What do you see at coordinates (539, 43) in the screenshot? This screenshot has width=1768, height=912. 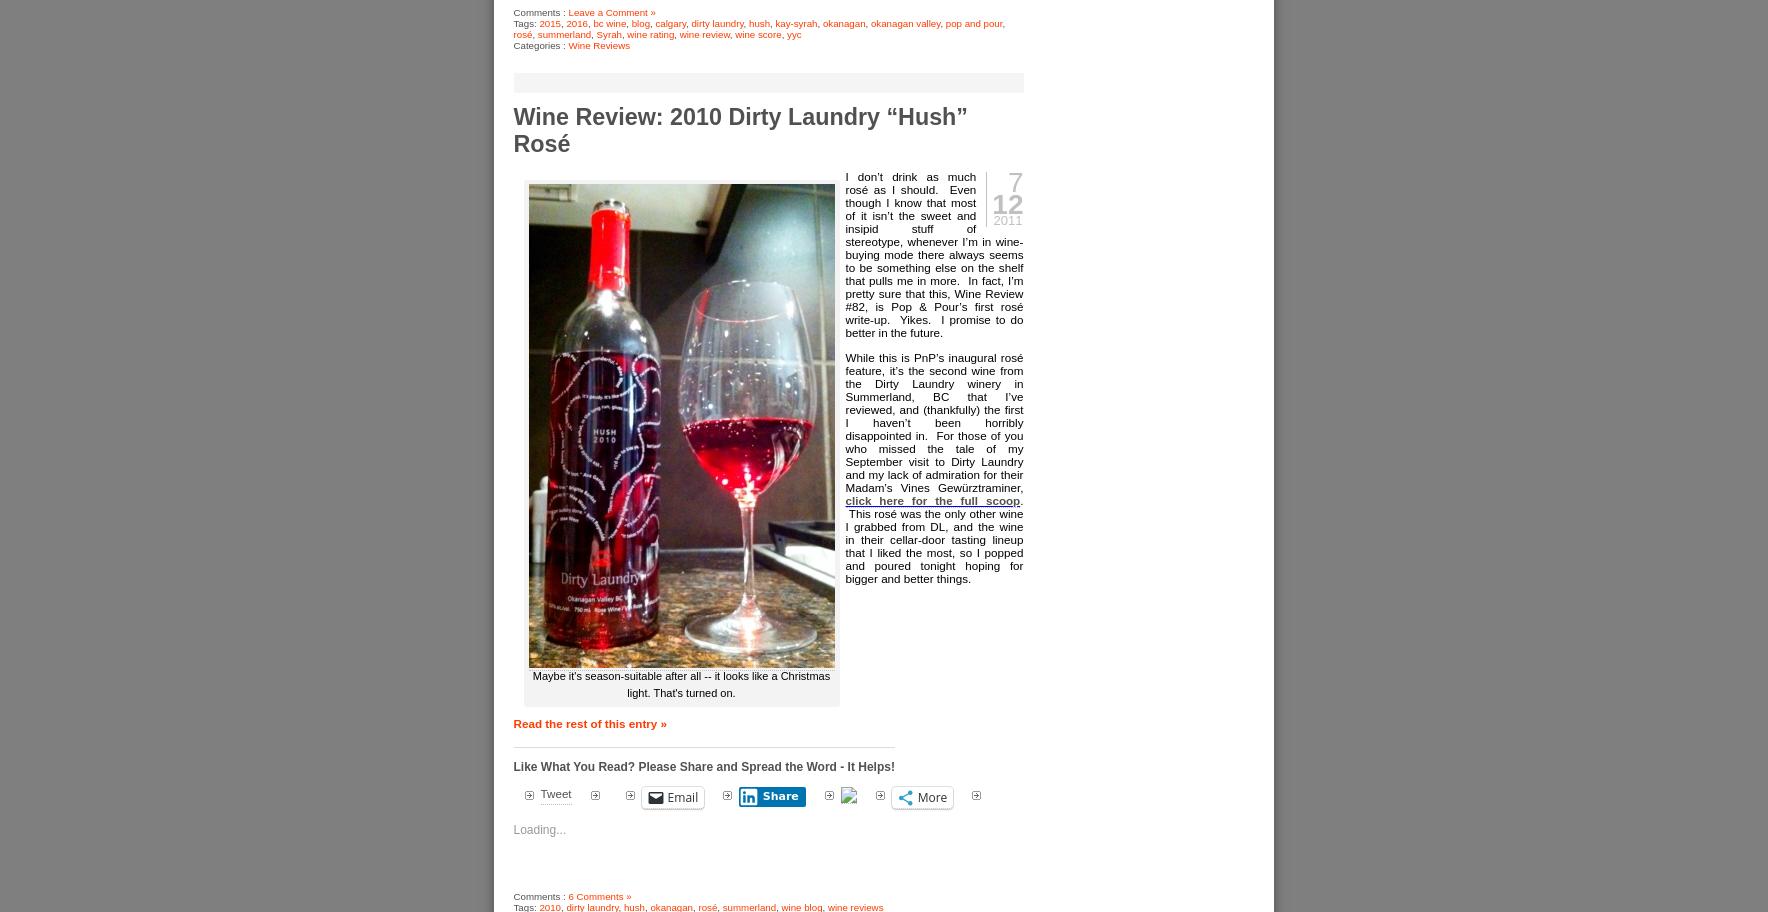 I see `'Categories :'` at bounding box center [539, 43].